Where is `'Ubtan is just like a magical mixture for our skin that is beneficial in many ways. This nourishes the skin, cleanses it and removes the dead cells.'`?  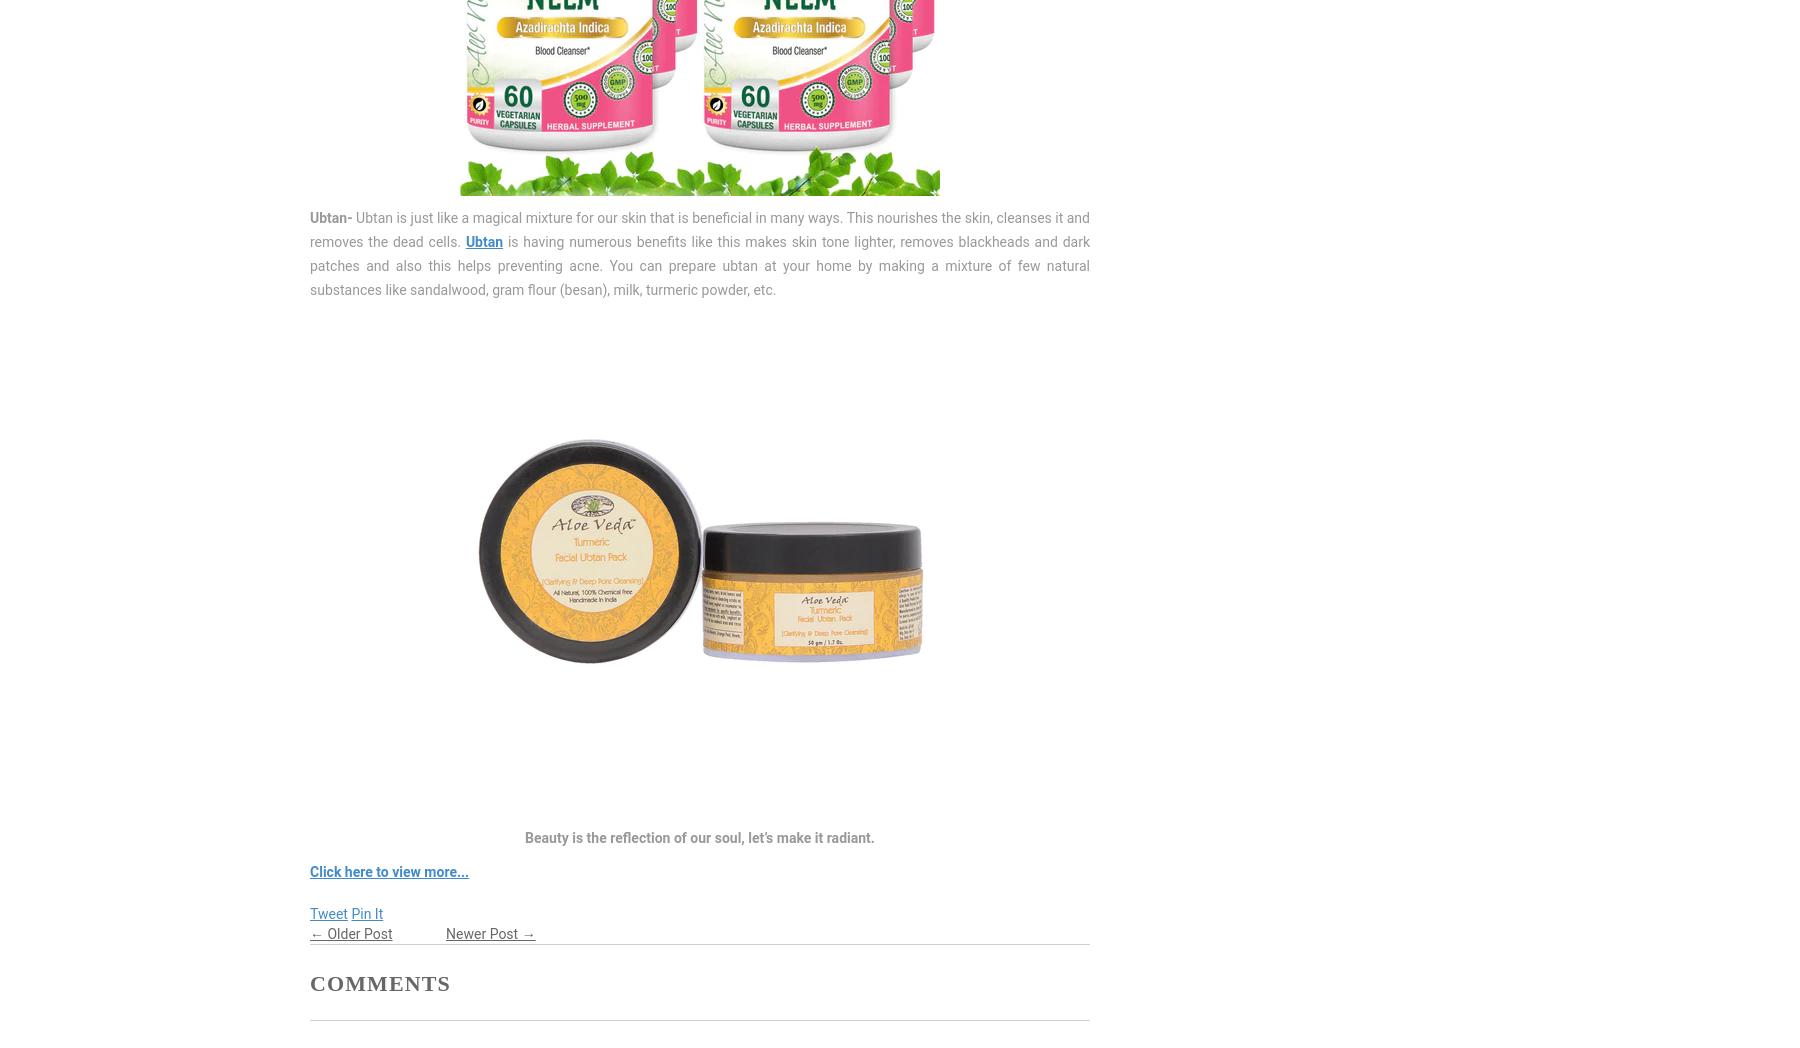
'Ubtan is just like a magical mixture for our skin that is beneficial in many ways. This nourishes the skin, cleanses it and removes the dead cells.' is located at coordinates (699, 230).